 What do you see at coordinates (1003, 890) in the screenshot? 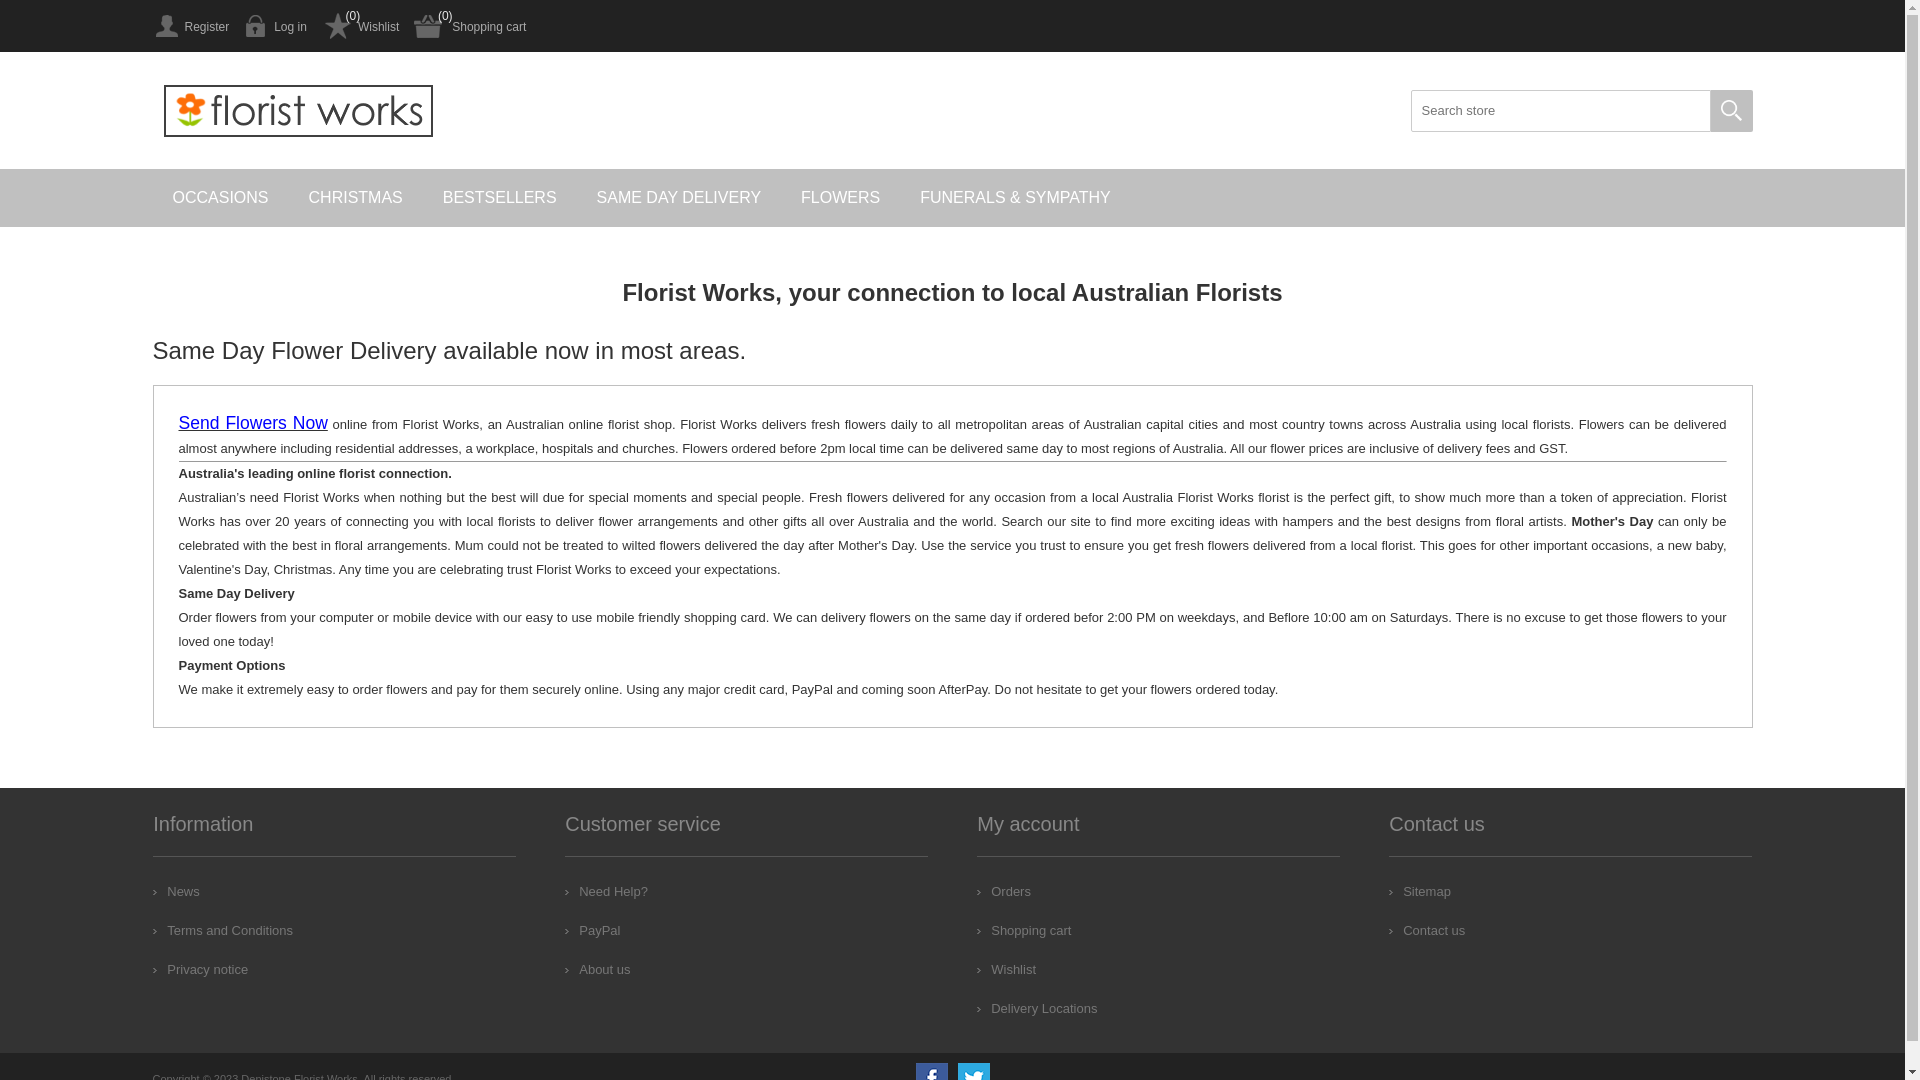
I see `'Orders'` at bounding box center [1003, 890].